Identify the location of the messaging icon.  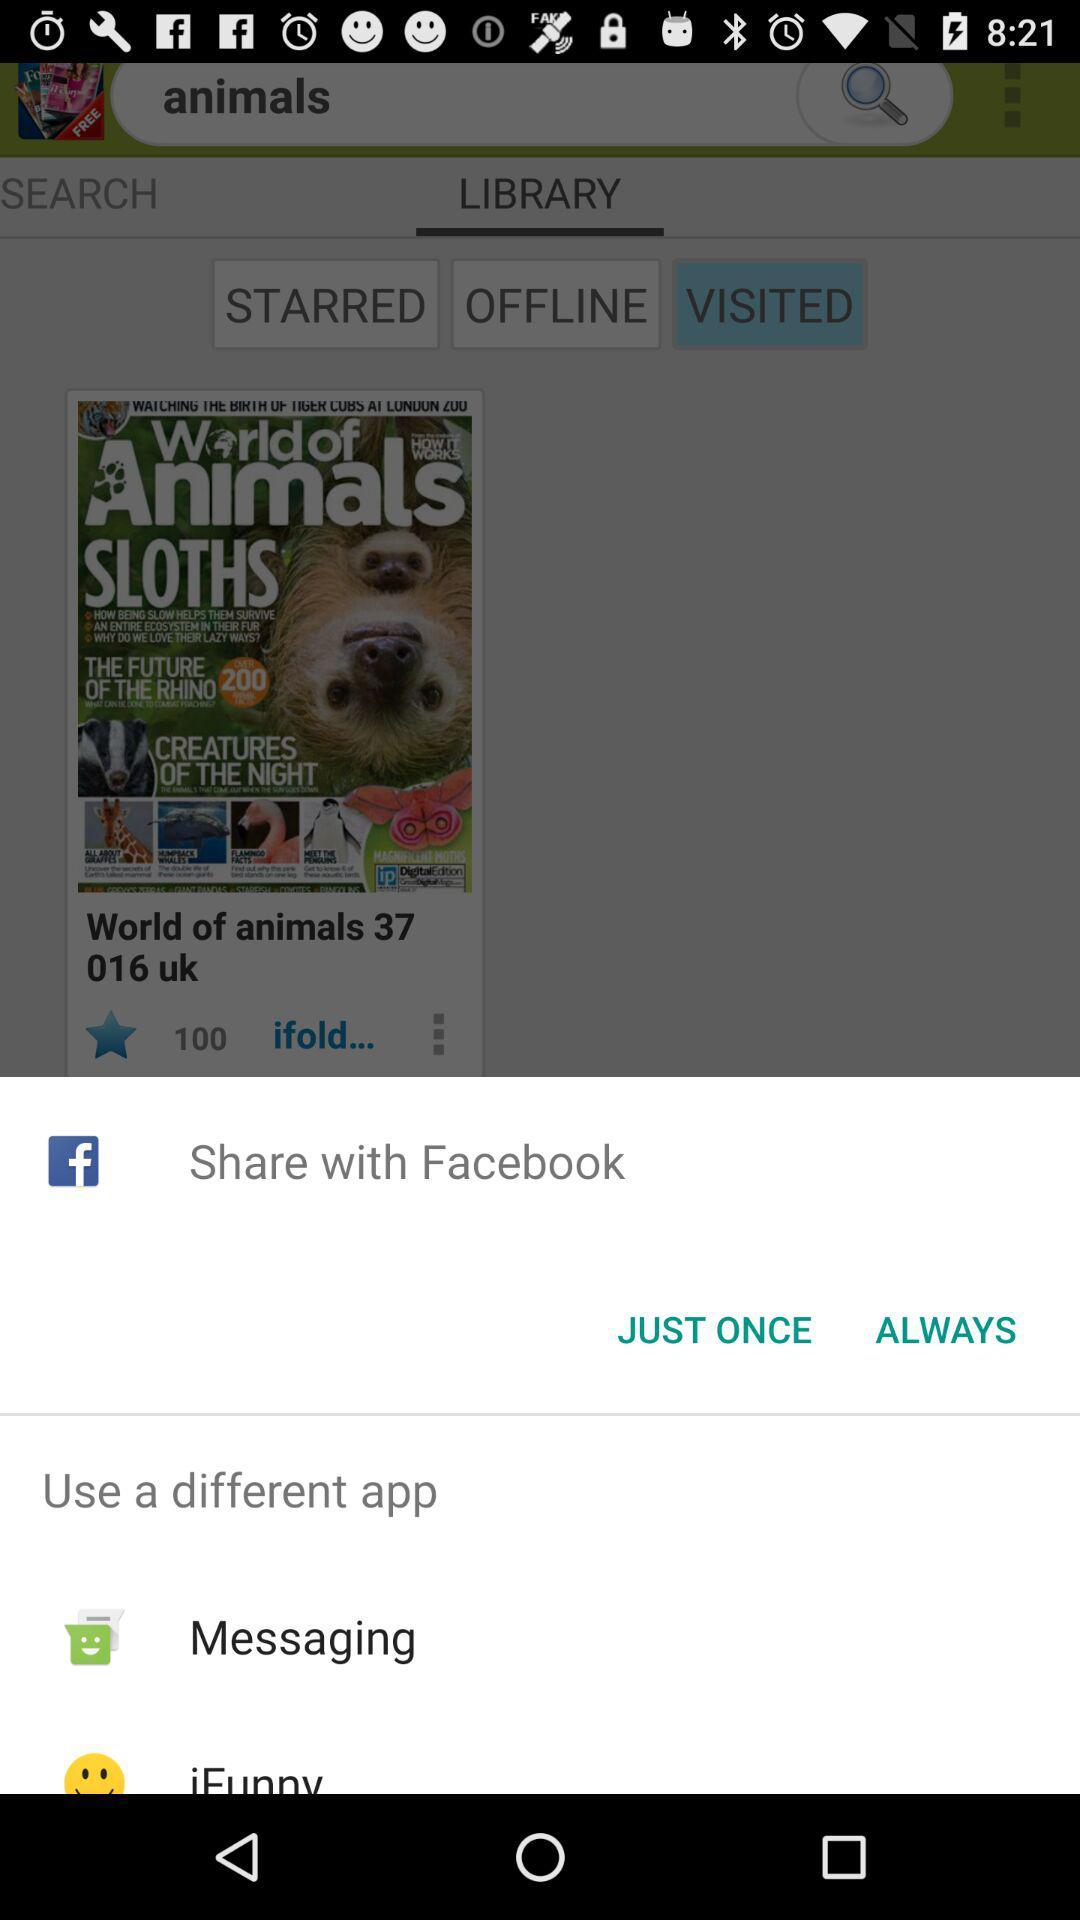
(303, 1636).